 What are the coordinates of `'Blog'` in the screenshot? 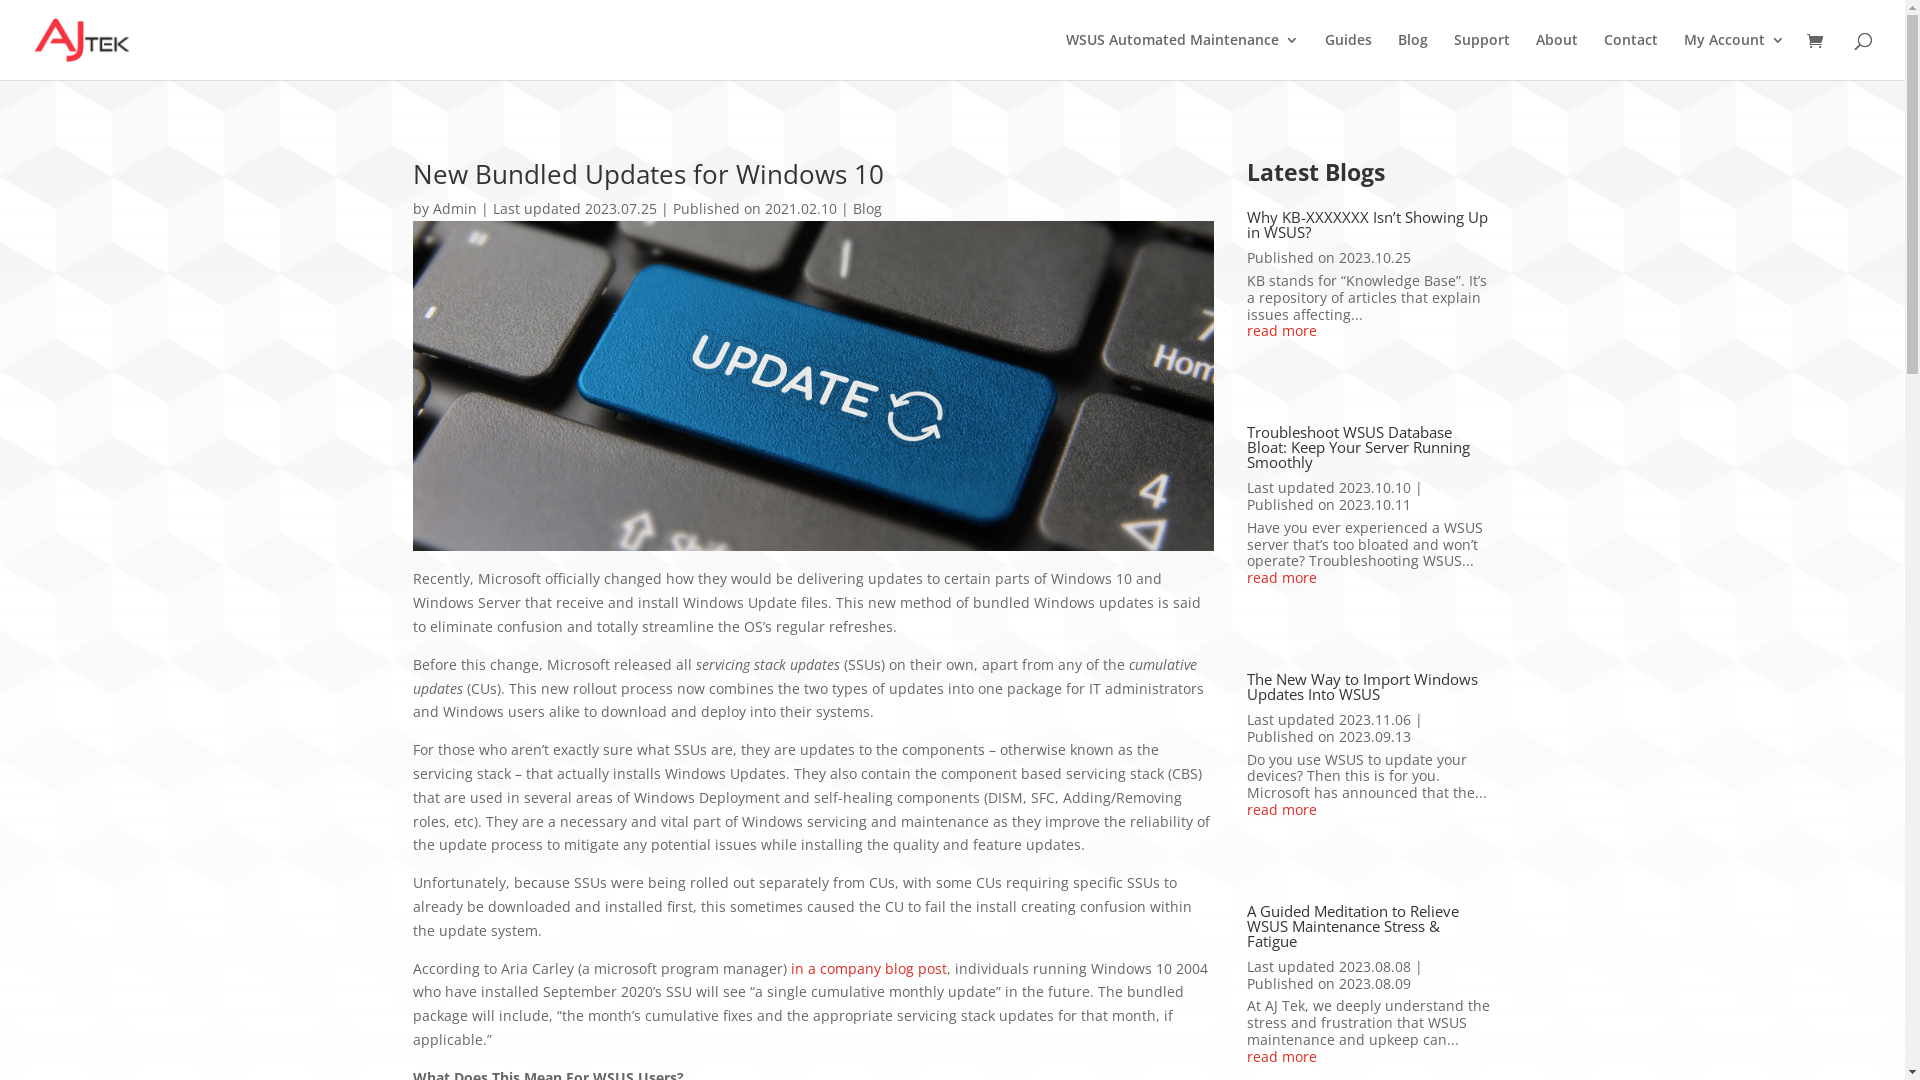 It's located at (866, 208).